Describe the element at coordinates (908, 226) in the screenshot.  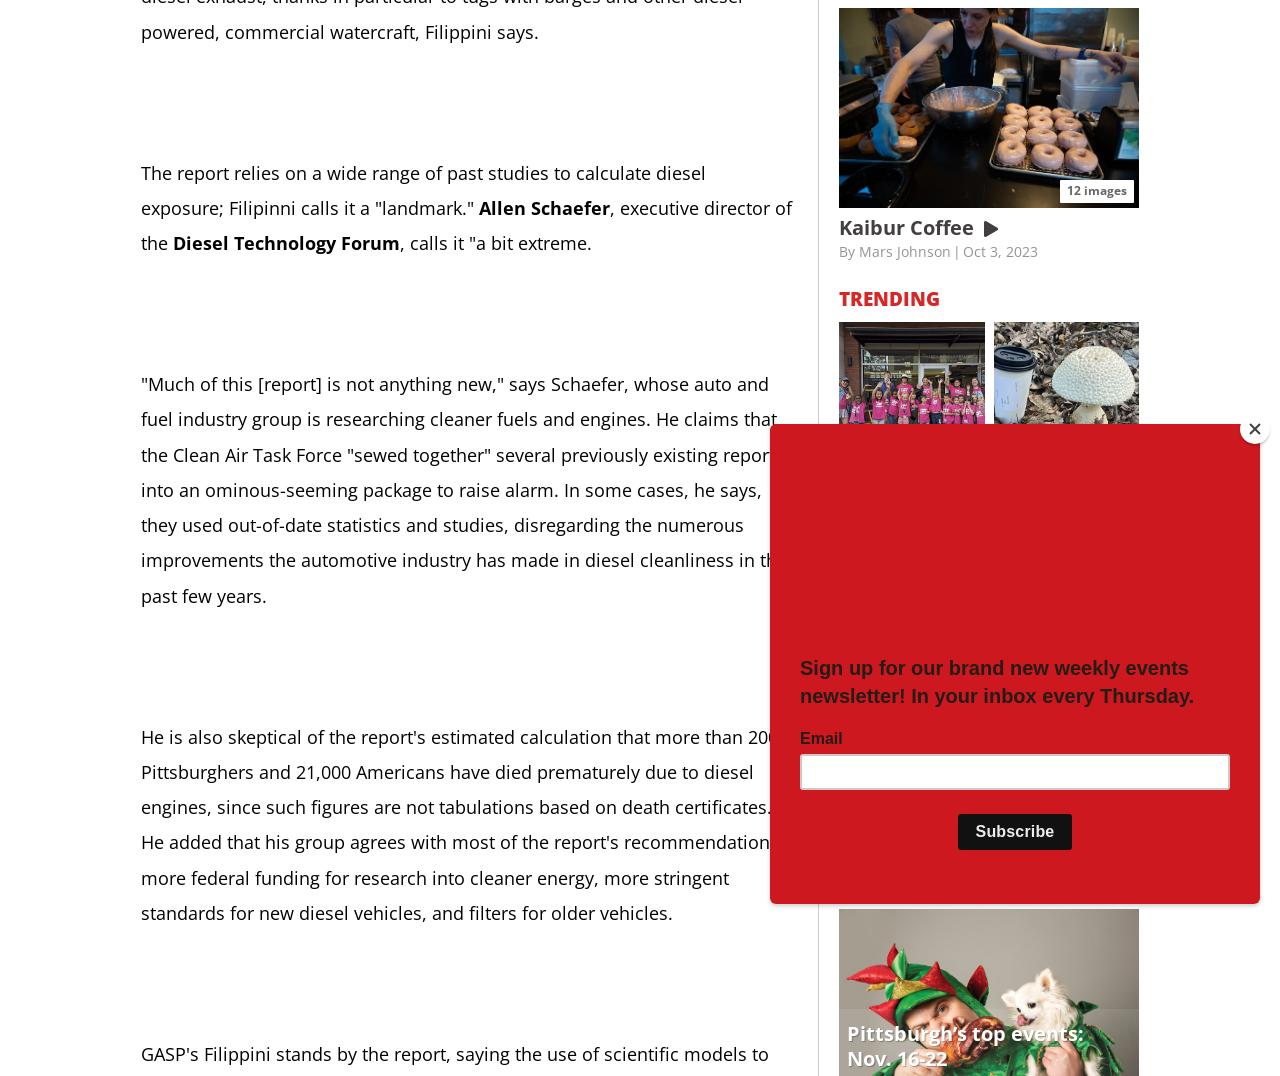
I see `'Kaibur Coffee'` at that location.